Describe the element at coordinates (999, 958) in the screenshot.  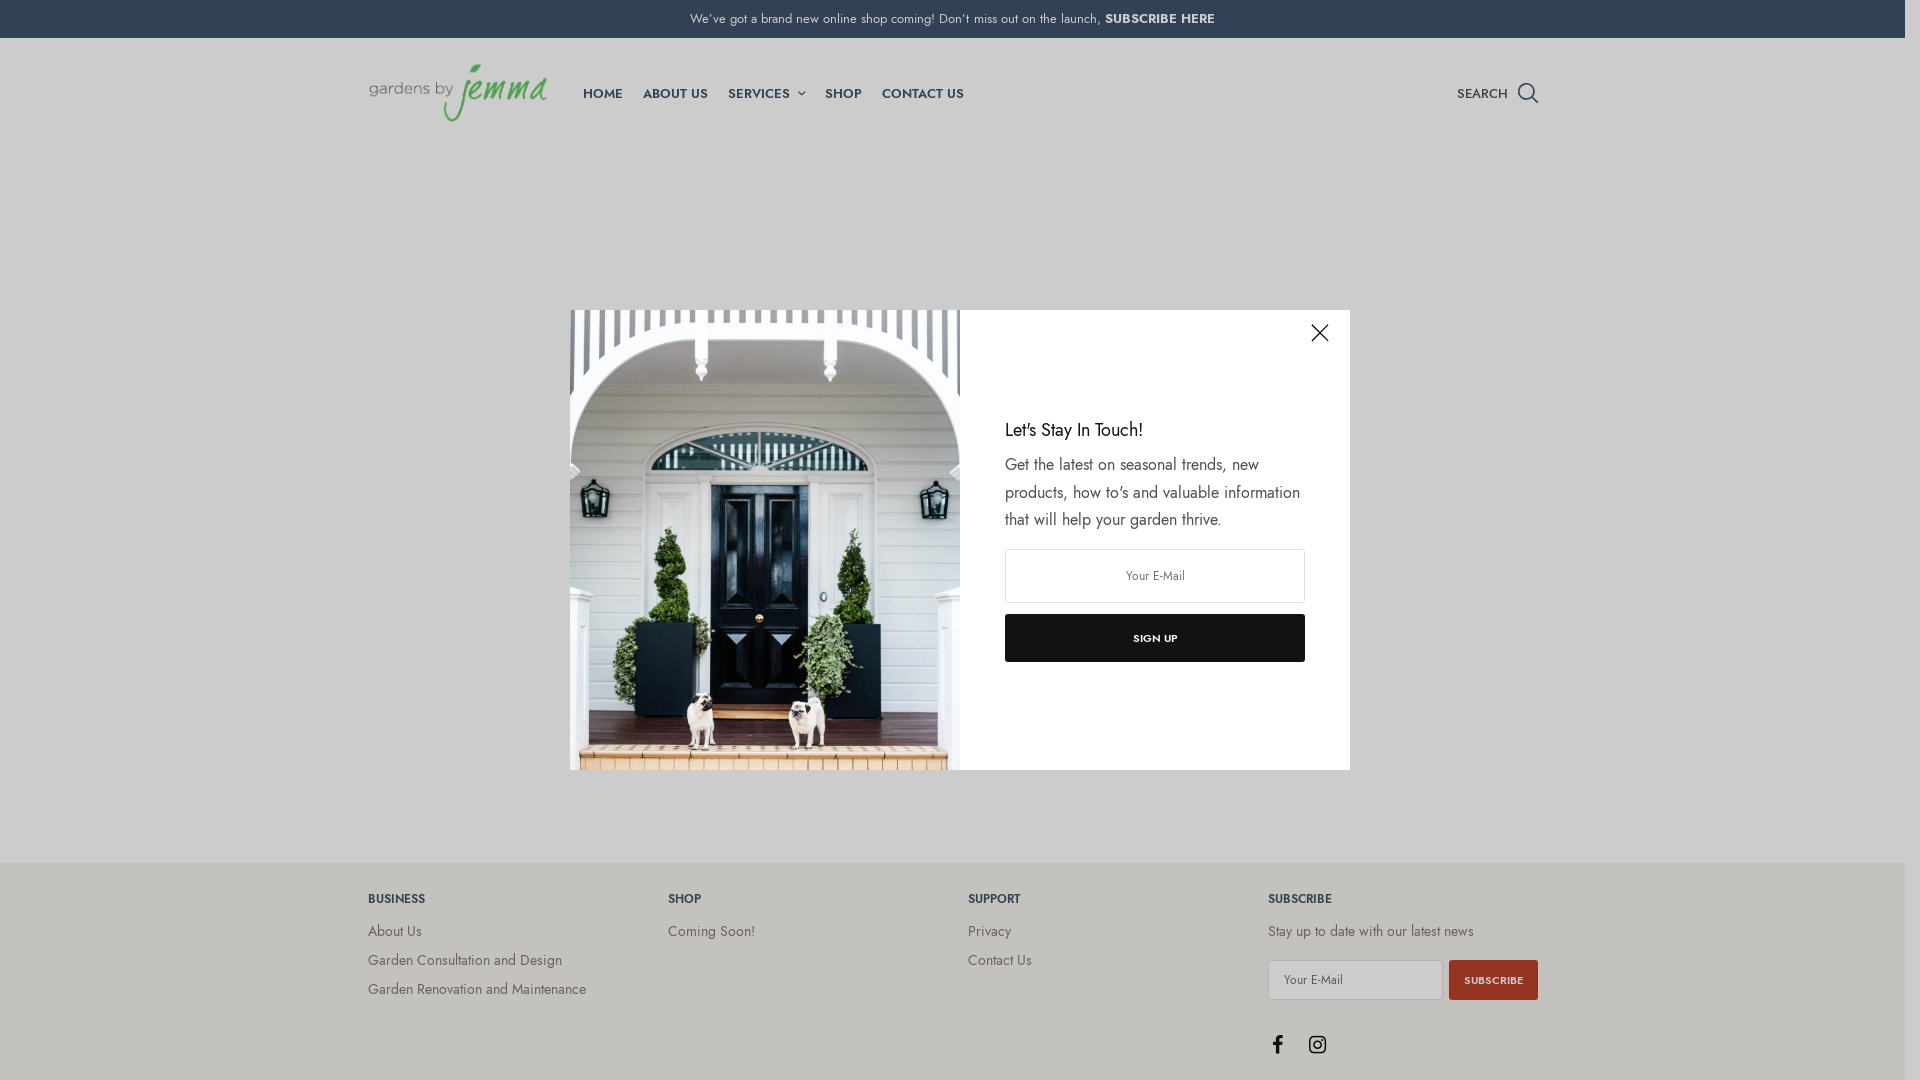
I see `'Contact Us'` at that location.